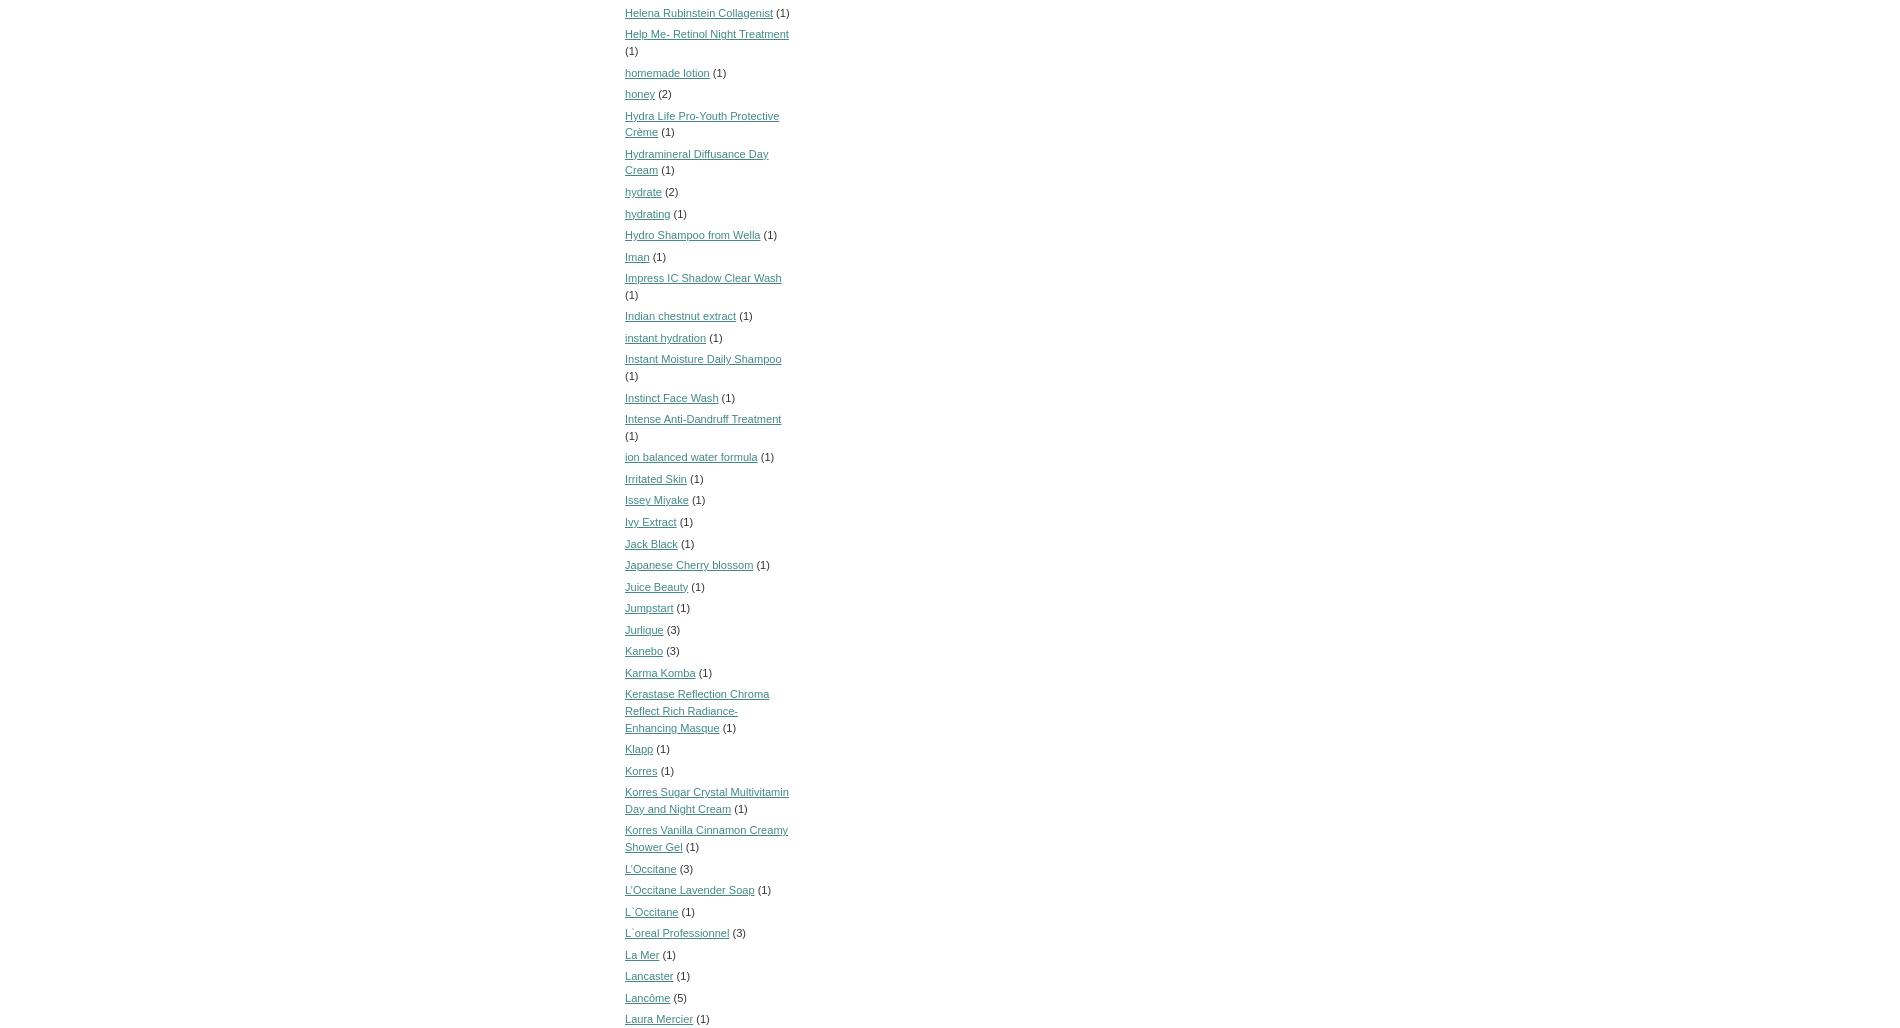 This screenshot has width=1900, height=1028. What do you see at coordinates (656, 499) in the screenshot?
I see `'Issey Miyake'` at bounding box center [656, 499].